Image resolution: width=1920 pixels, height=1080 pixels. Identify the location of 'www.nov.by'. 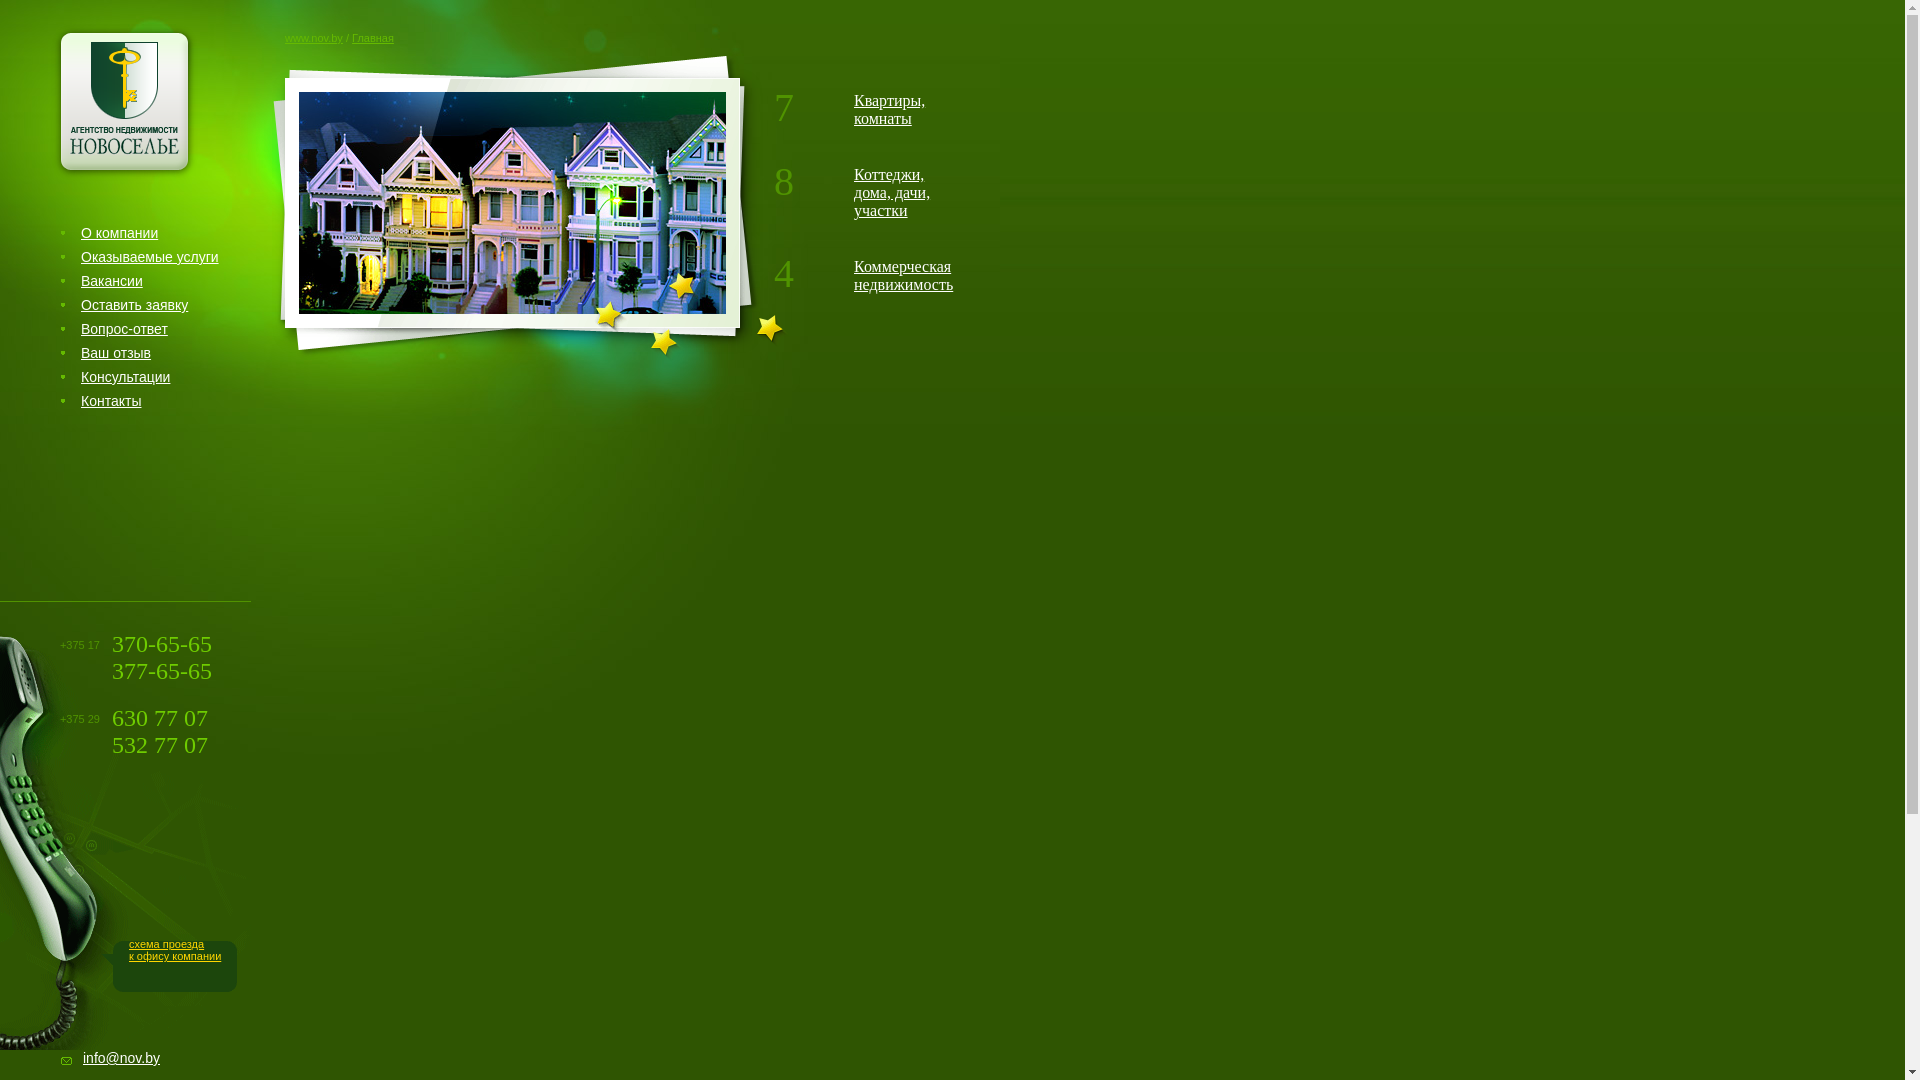
(312, 38).